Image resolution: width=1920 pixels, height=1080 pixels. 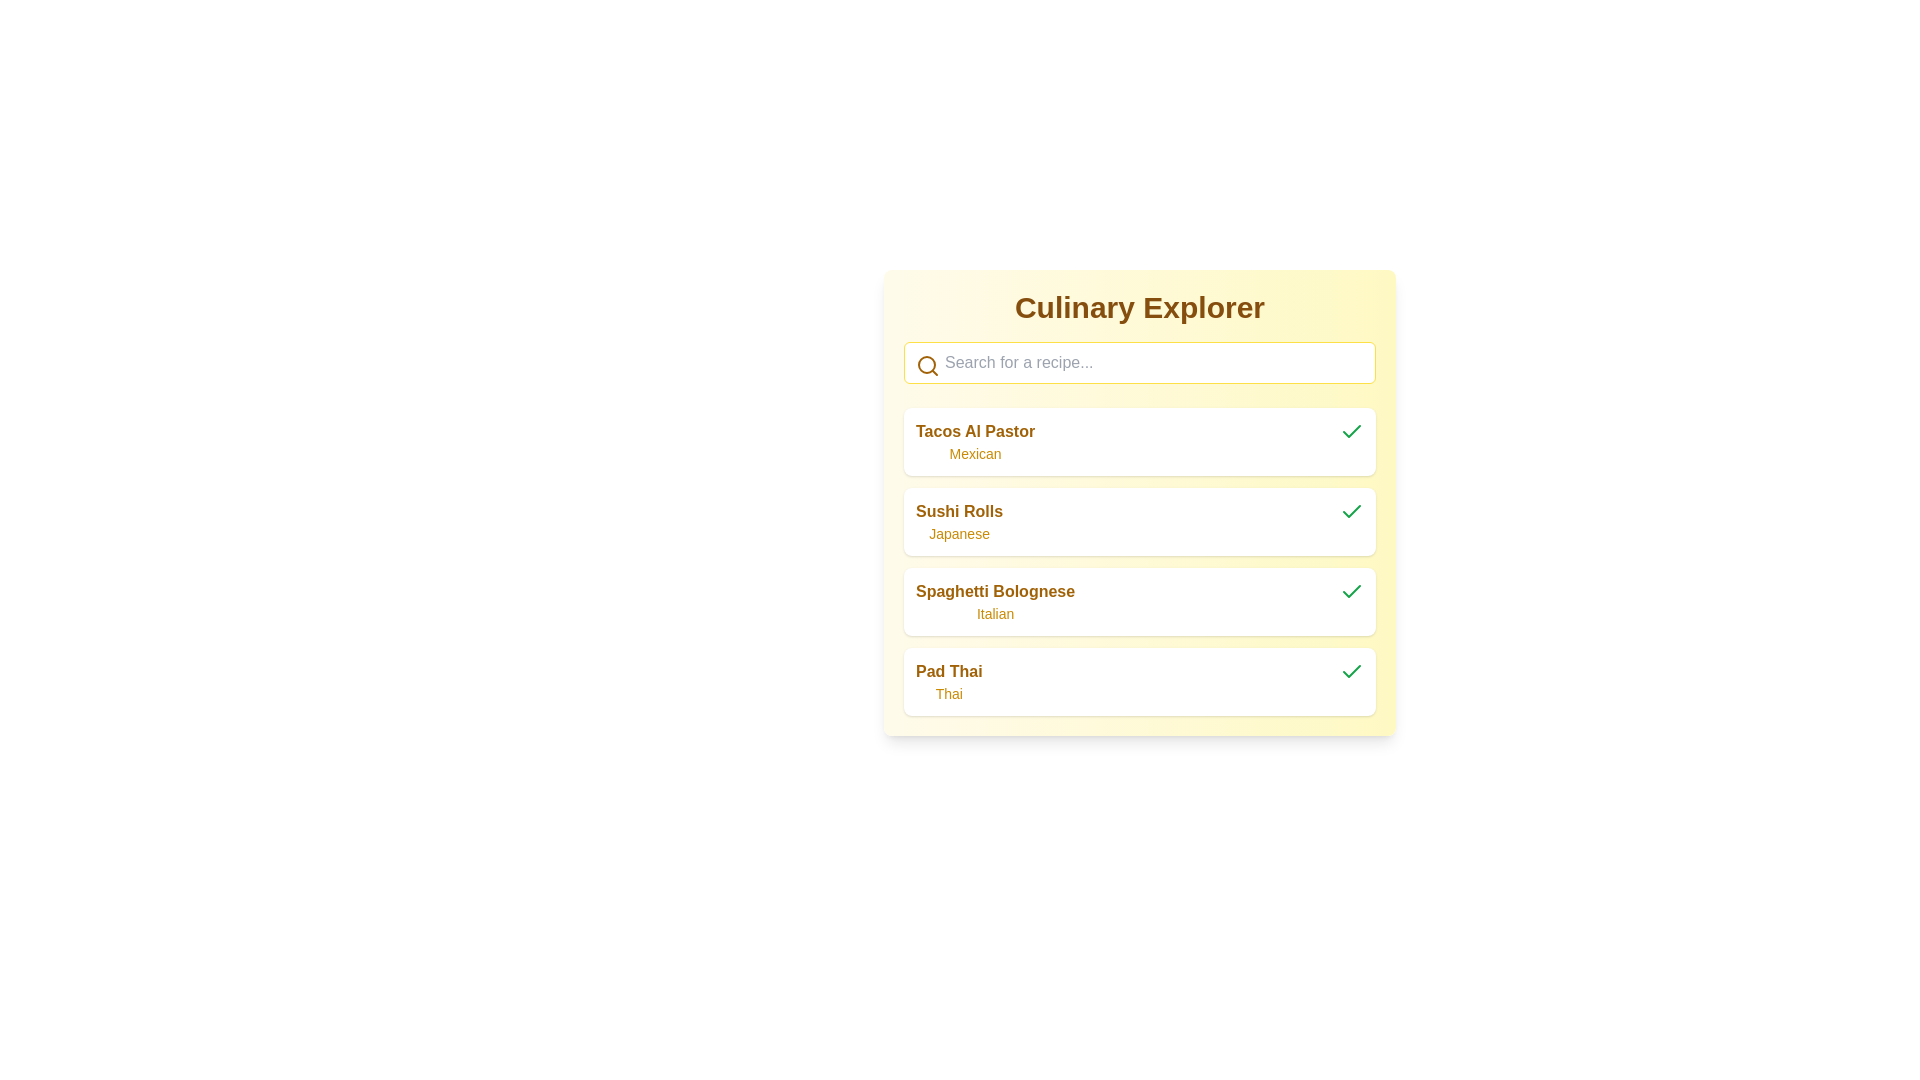 What do you see at coordinates (1352, 590) in the screenshot?
I see `the status represented by the green checkmark icon next to the second highlighted recipe item 'Sushi Rolls' in the Culinary Explorer interface` at bounding box center [1352, 590].